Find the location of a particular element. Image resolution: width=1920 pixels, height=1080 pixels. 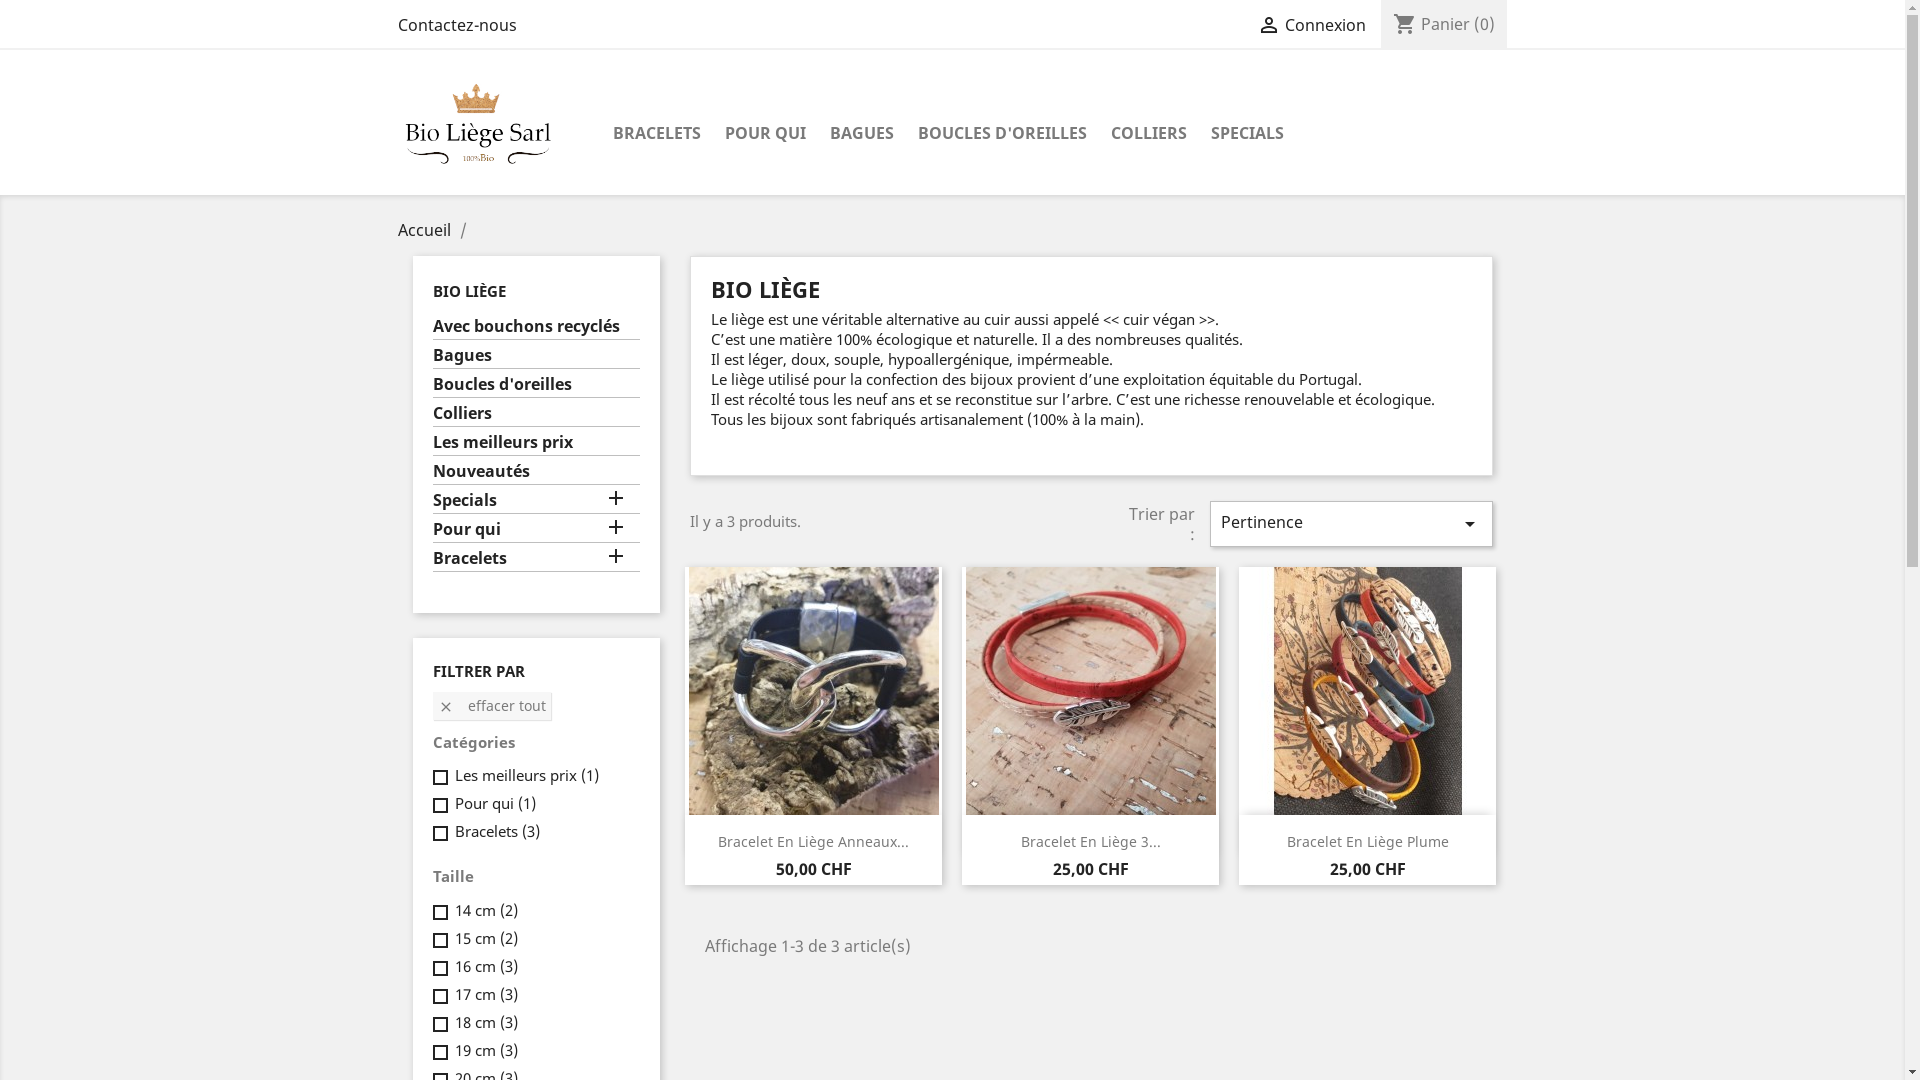

'Pour qui (1)' is located at coordinates (494, 801).